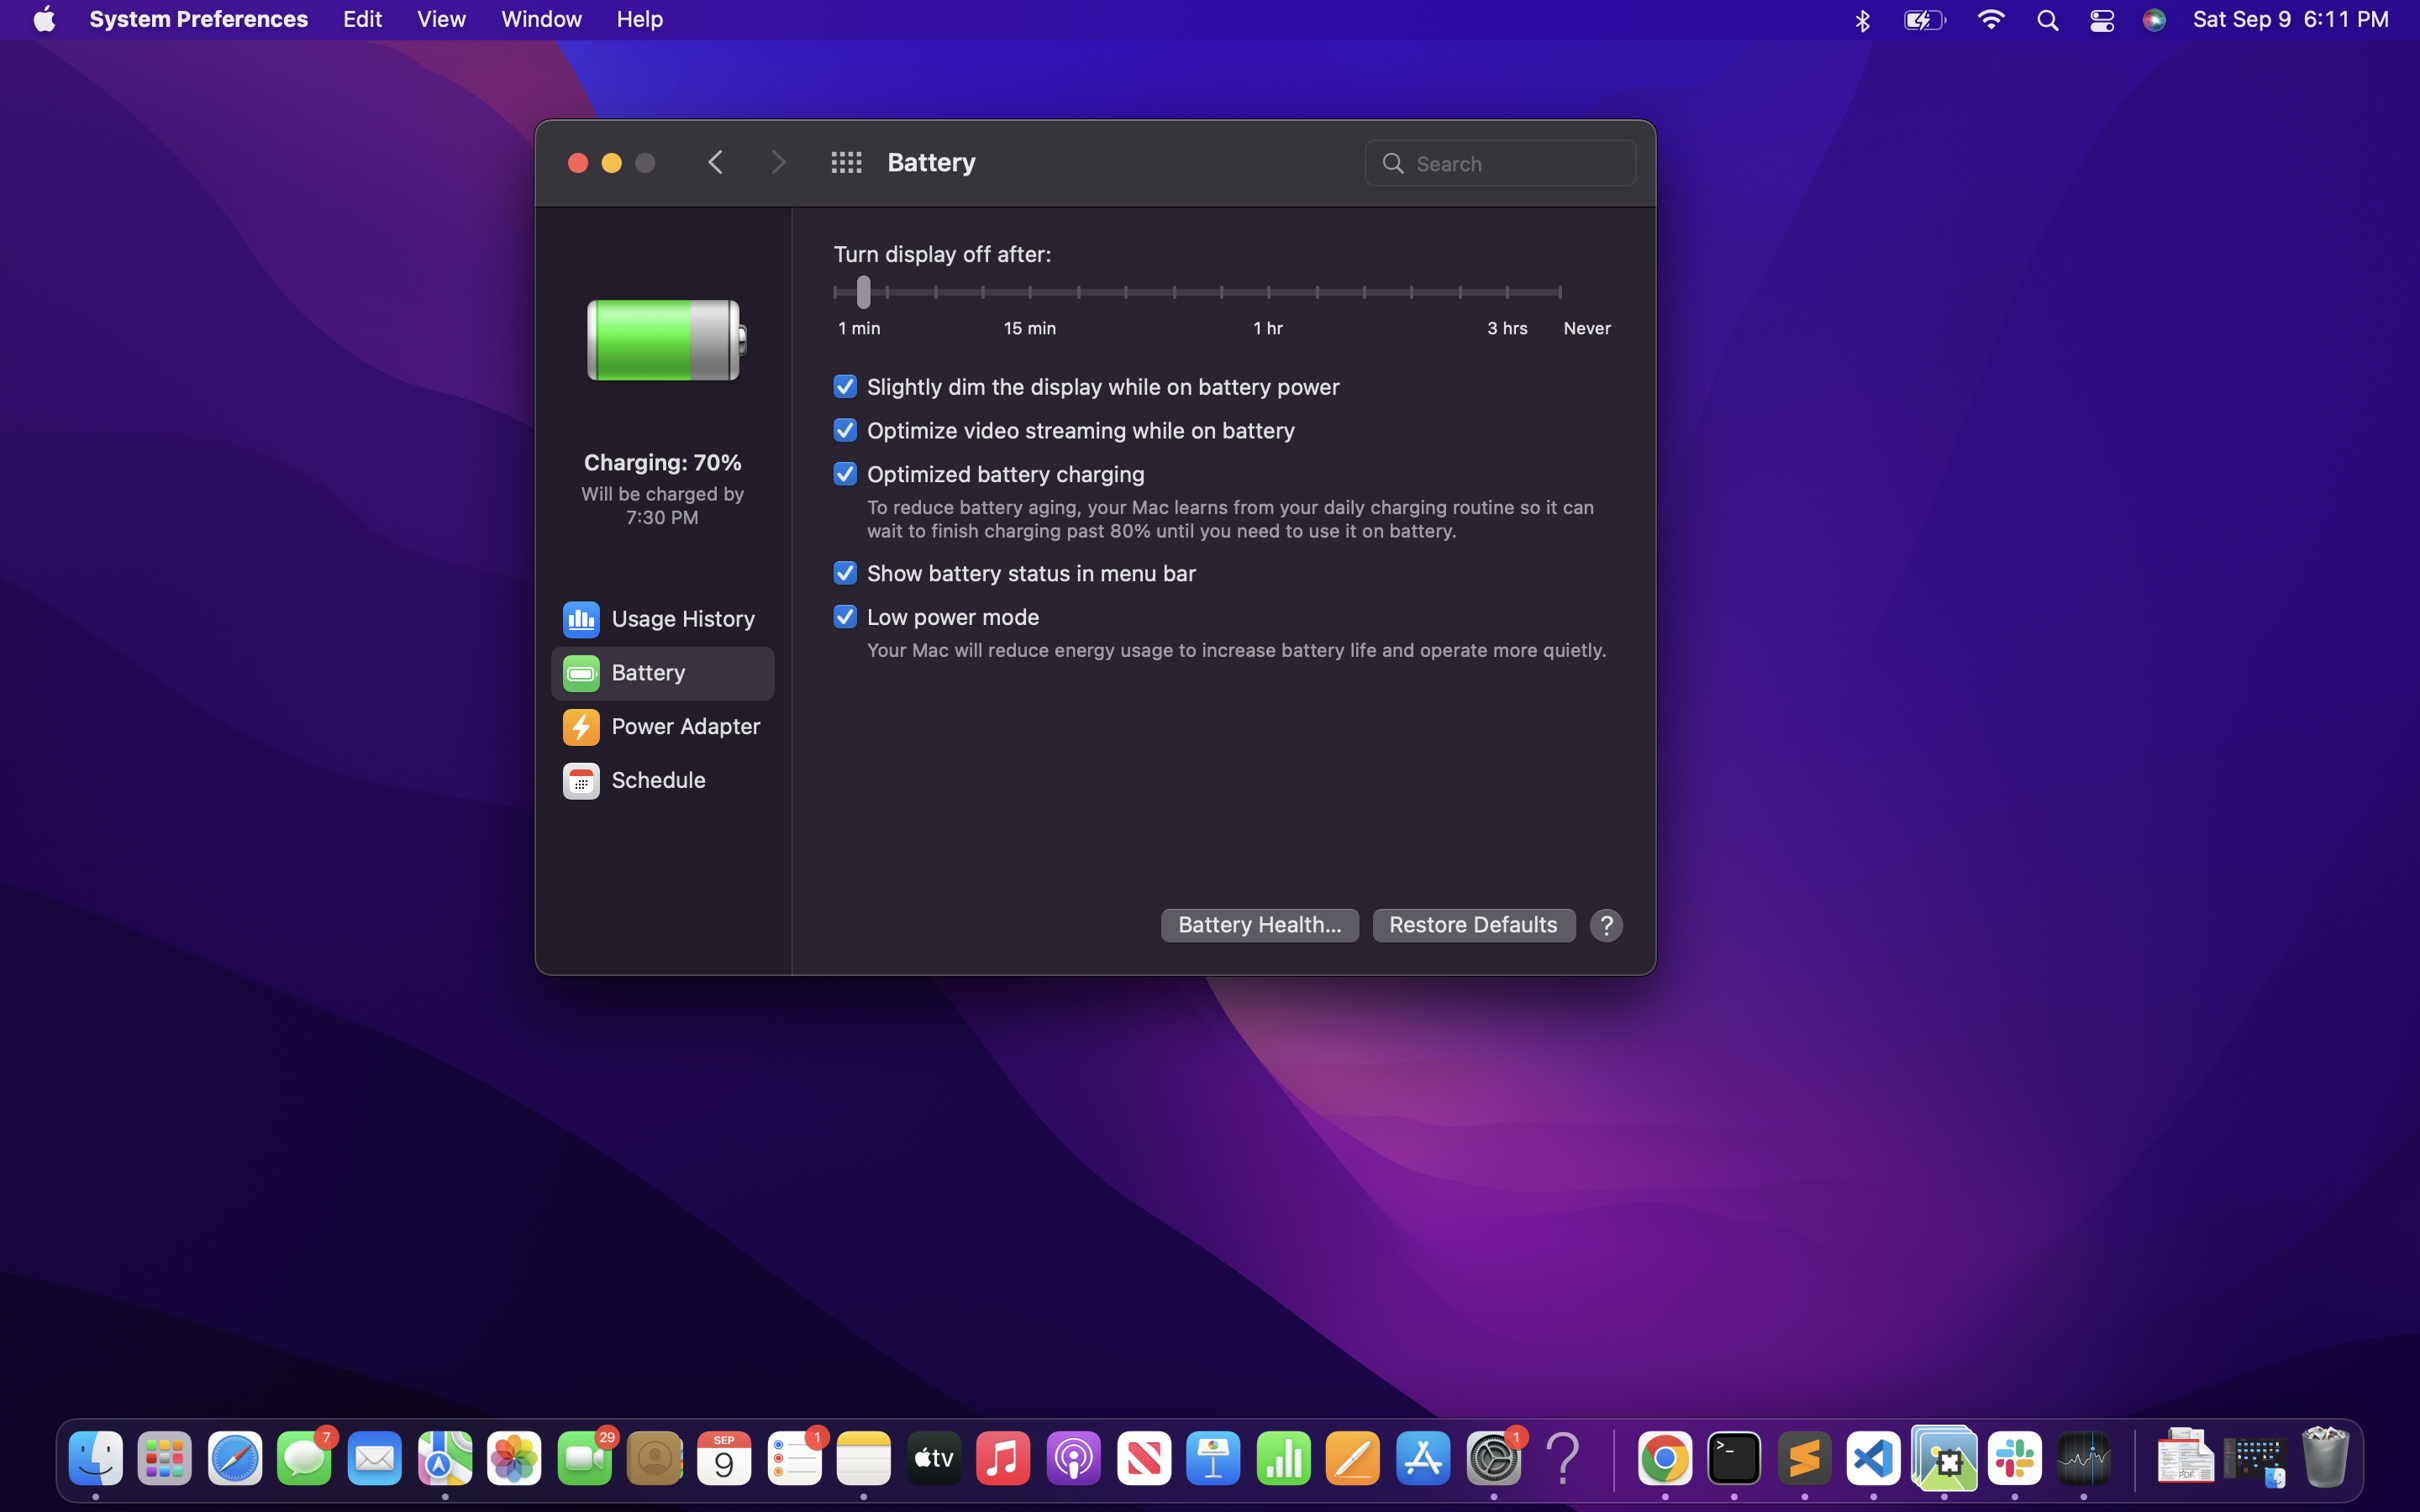 This screenshot has height=1512, width=2420. What do you see at coordinates (845, 162) in the screenshot?
I see `the system preference home page` at bounding box center [845, 162].